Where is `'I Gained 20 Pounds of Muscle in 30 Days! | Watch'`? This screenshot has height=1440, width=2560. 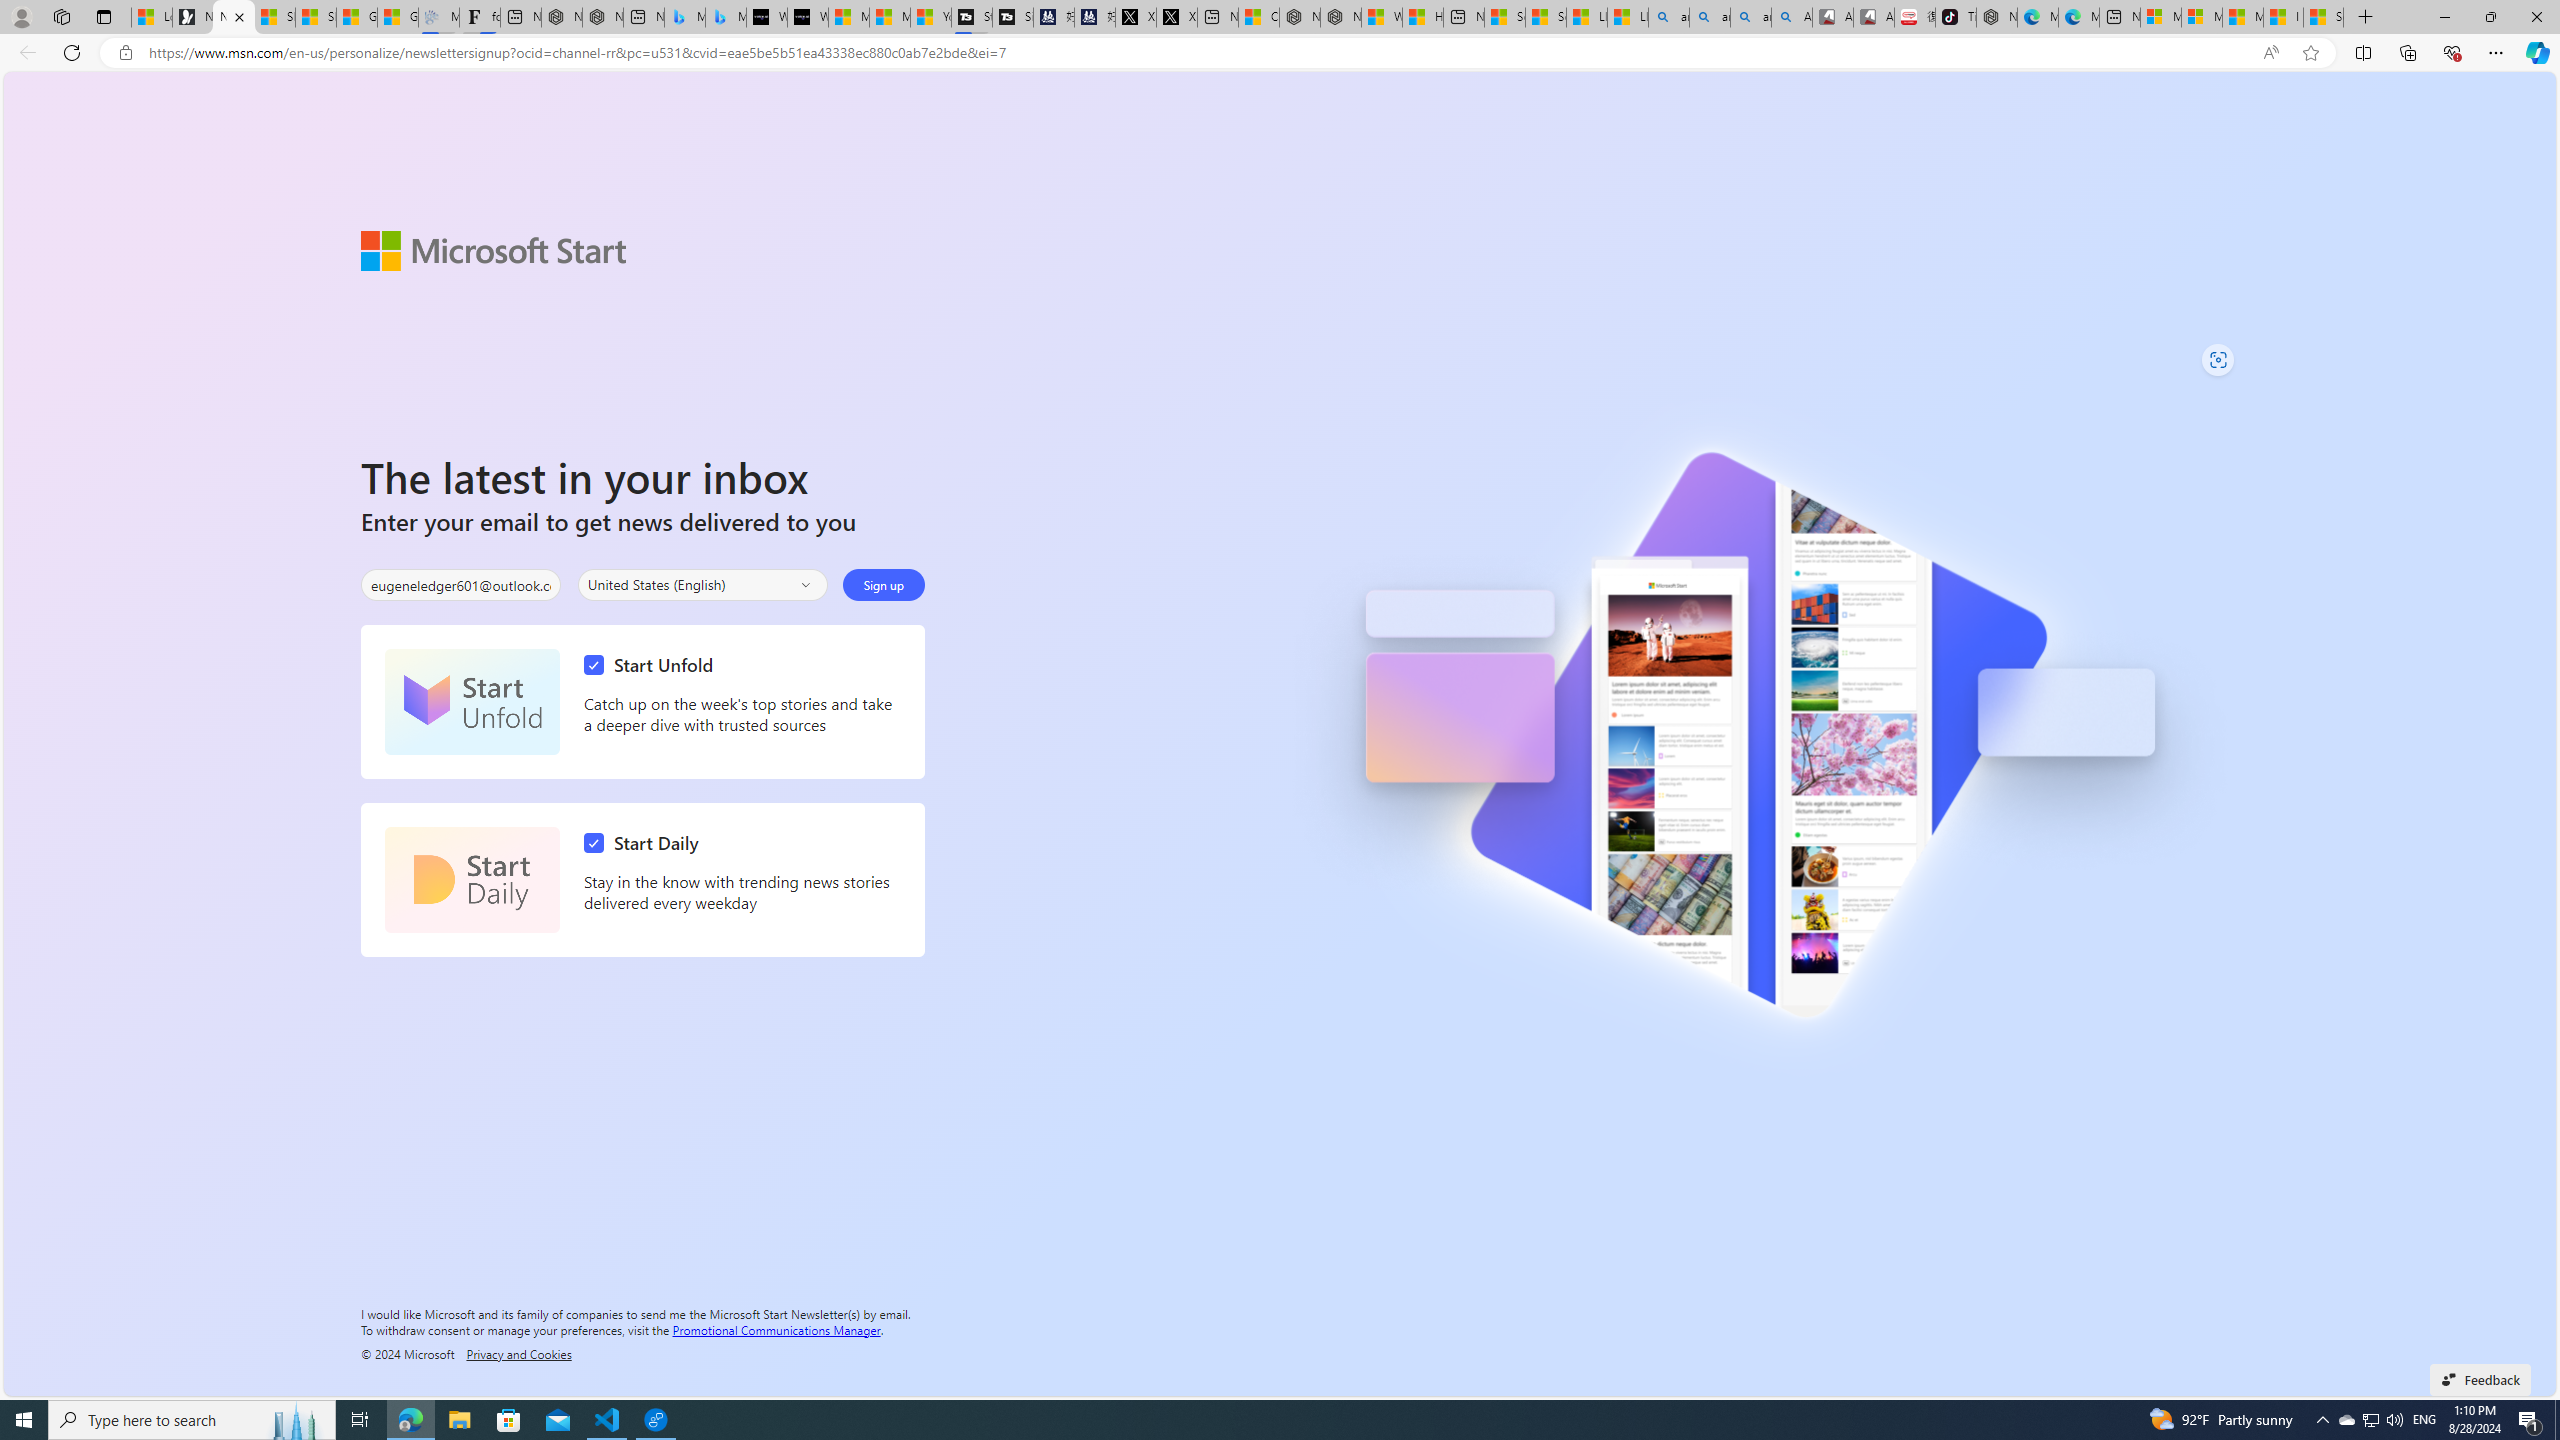 'I Gained 20 Pounds of Muscle in 30 Days! | Watch' is located at coordinates (2282, 16).